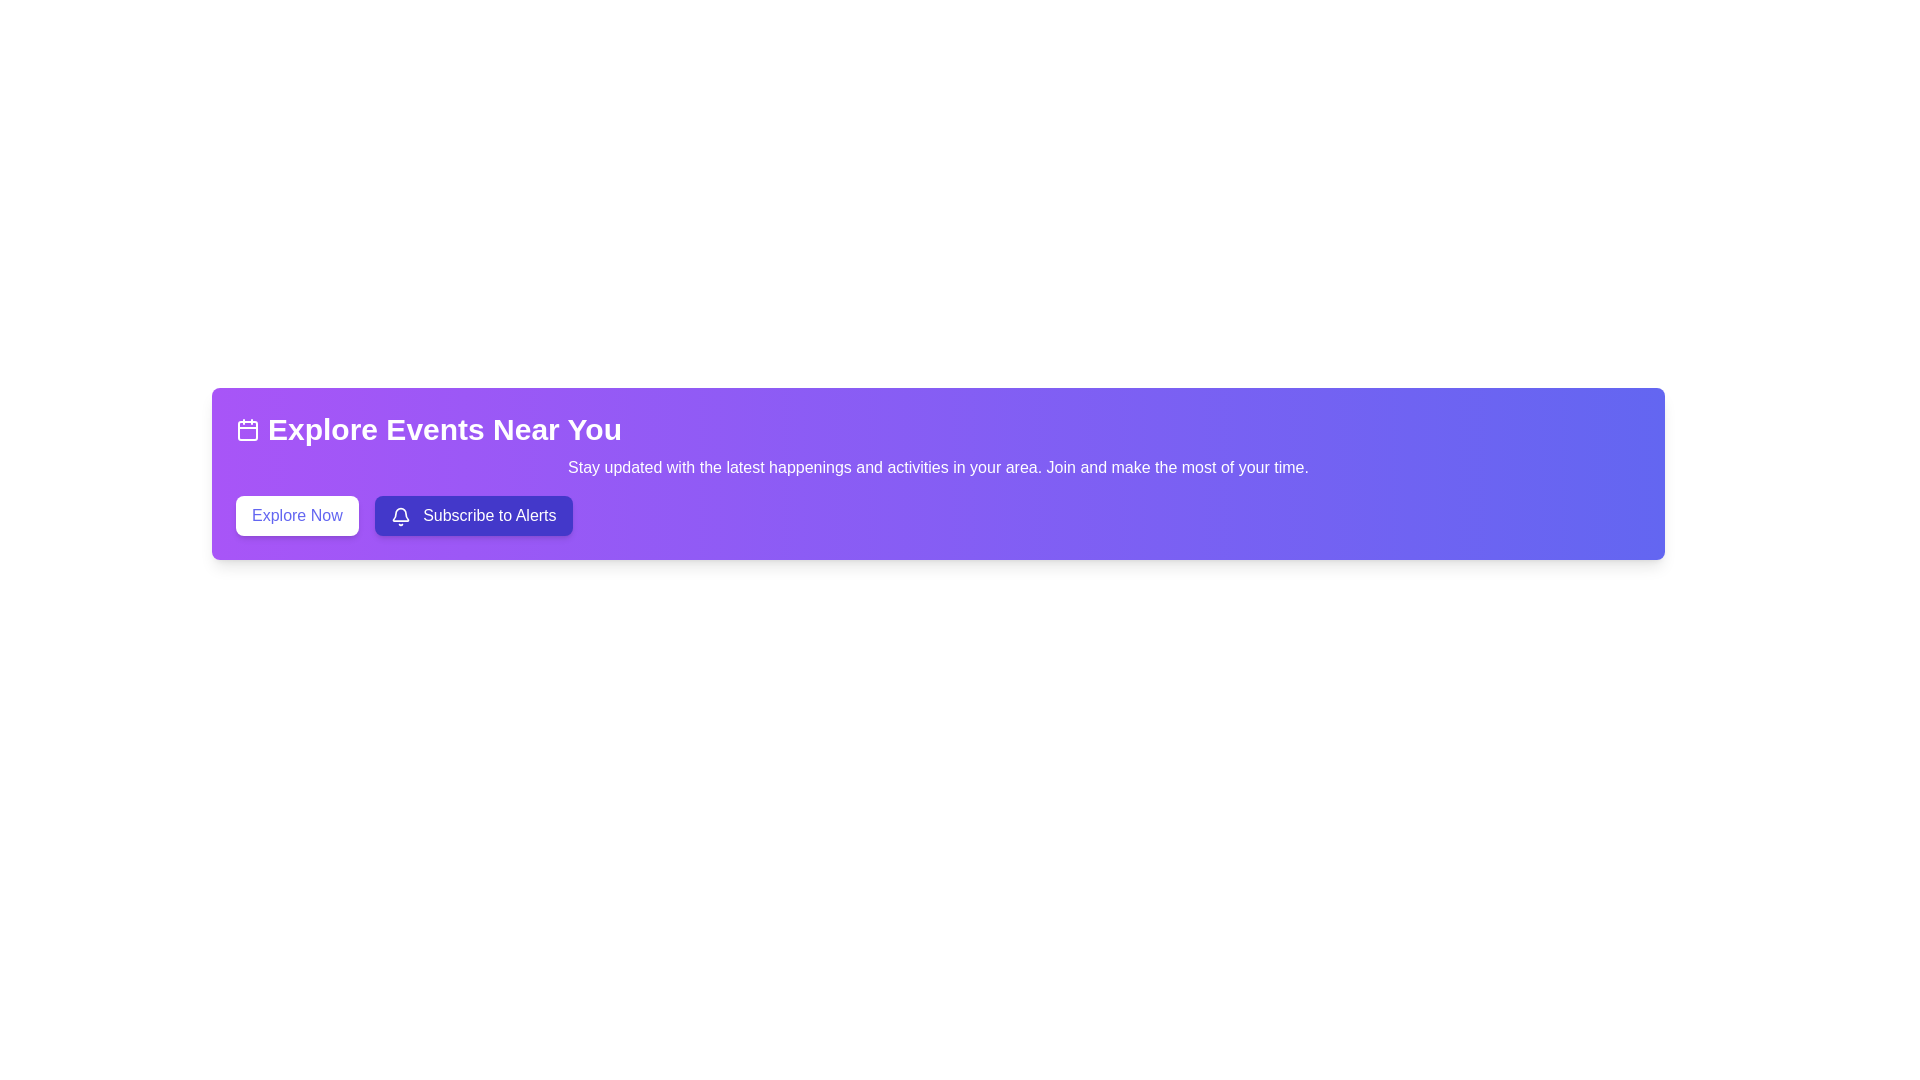 This screenshot has width=1920, height=1080. I want to click on the 'Subscribe to Alerts' button, which is a rectangular button with a purple background and white text, located to the right of the 'Explore Now' button, so click(472, 515).